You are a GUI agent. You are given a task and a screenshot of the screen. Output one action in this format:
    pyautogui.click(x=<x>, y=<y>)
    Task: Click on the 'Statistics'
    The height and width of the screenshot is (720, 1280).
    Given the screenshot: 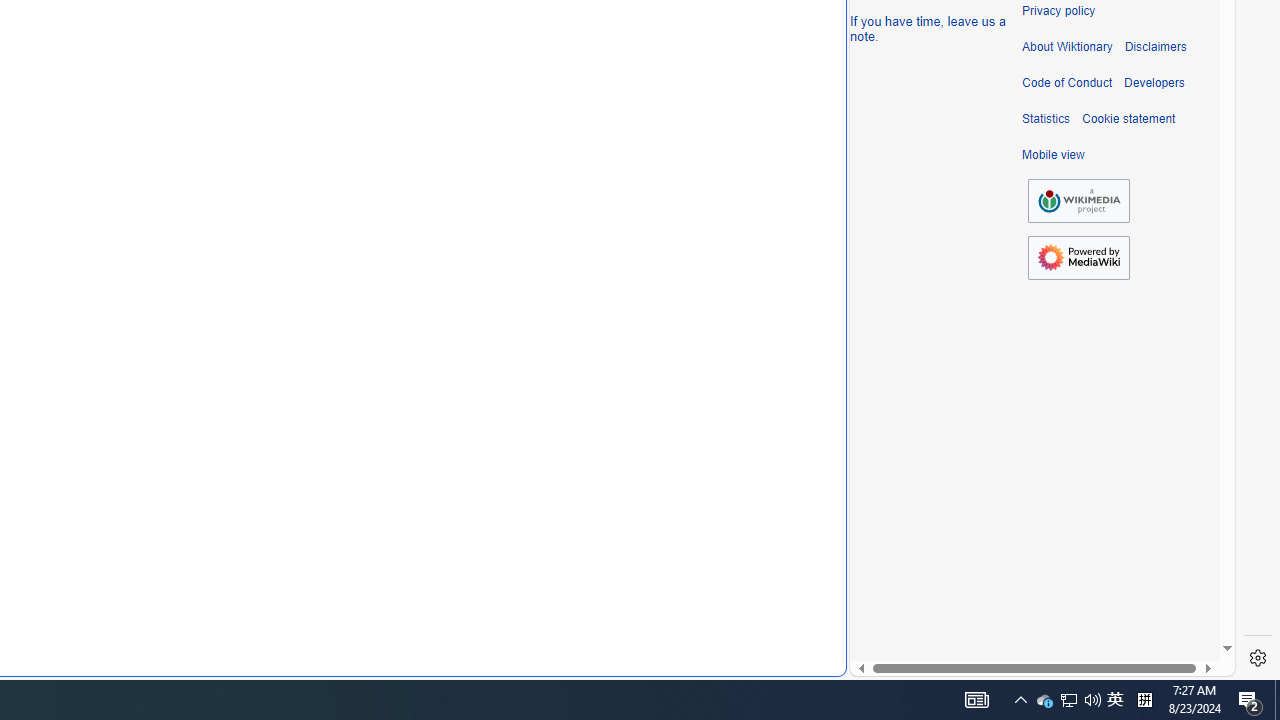 What is the action you would take?
    pyautogui.click(x=1045, y=119)
    